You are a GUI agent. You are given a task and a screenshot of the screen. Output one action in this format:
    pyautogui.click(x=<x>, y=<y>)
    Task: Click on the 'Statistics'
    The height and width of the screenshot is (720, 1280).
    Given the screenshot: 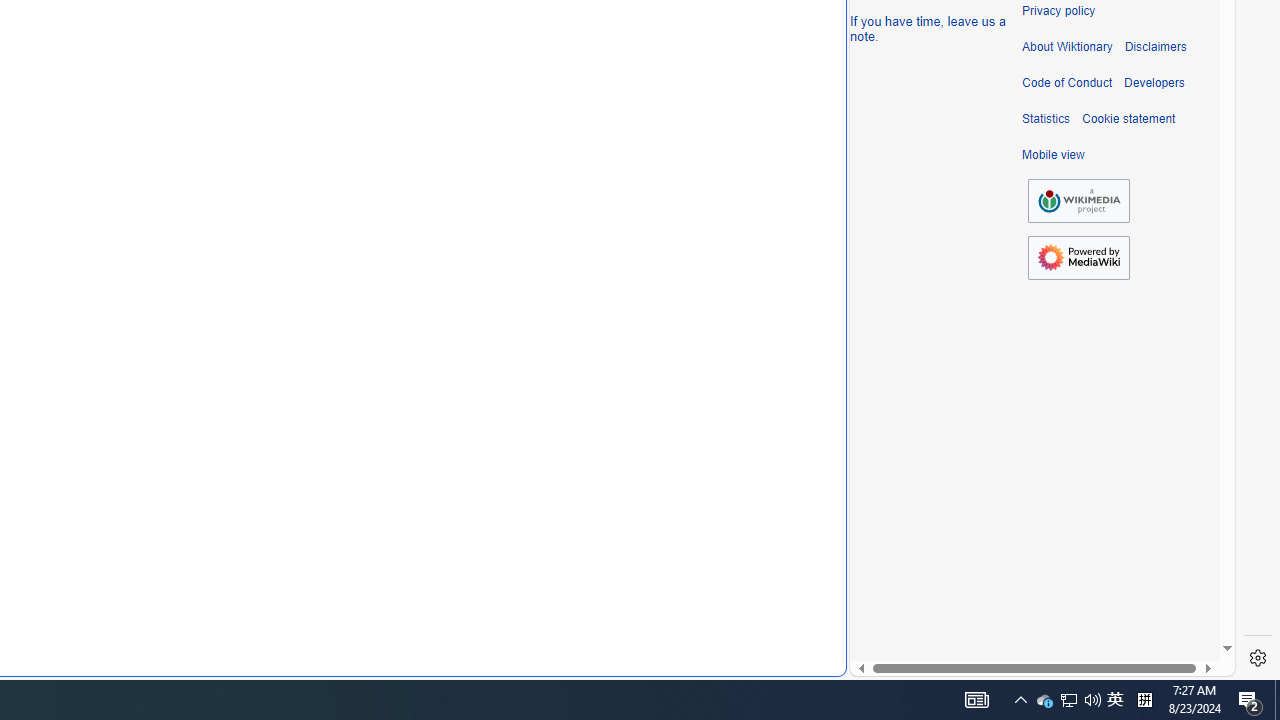 What is the action you would take?
    pyautogui.click(x=1045, y=119)
    